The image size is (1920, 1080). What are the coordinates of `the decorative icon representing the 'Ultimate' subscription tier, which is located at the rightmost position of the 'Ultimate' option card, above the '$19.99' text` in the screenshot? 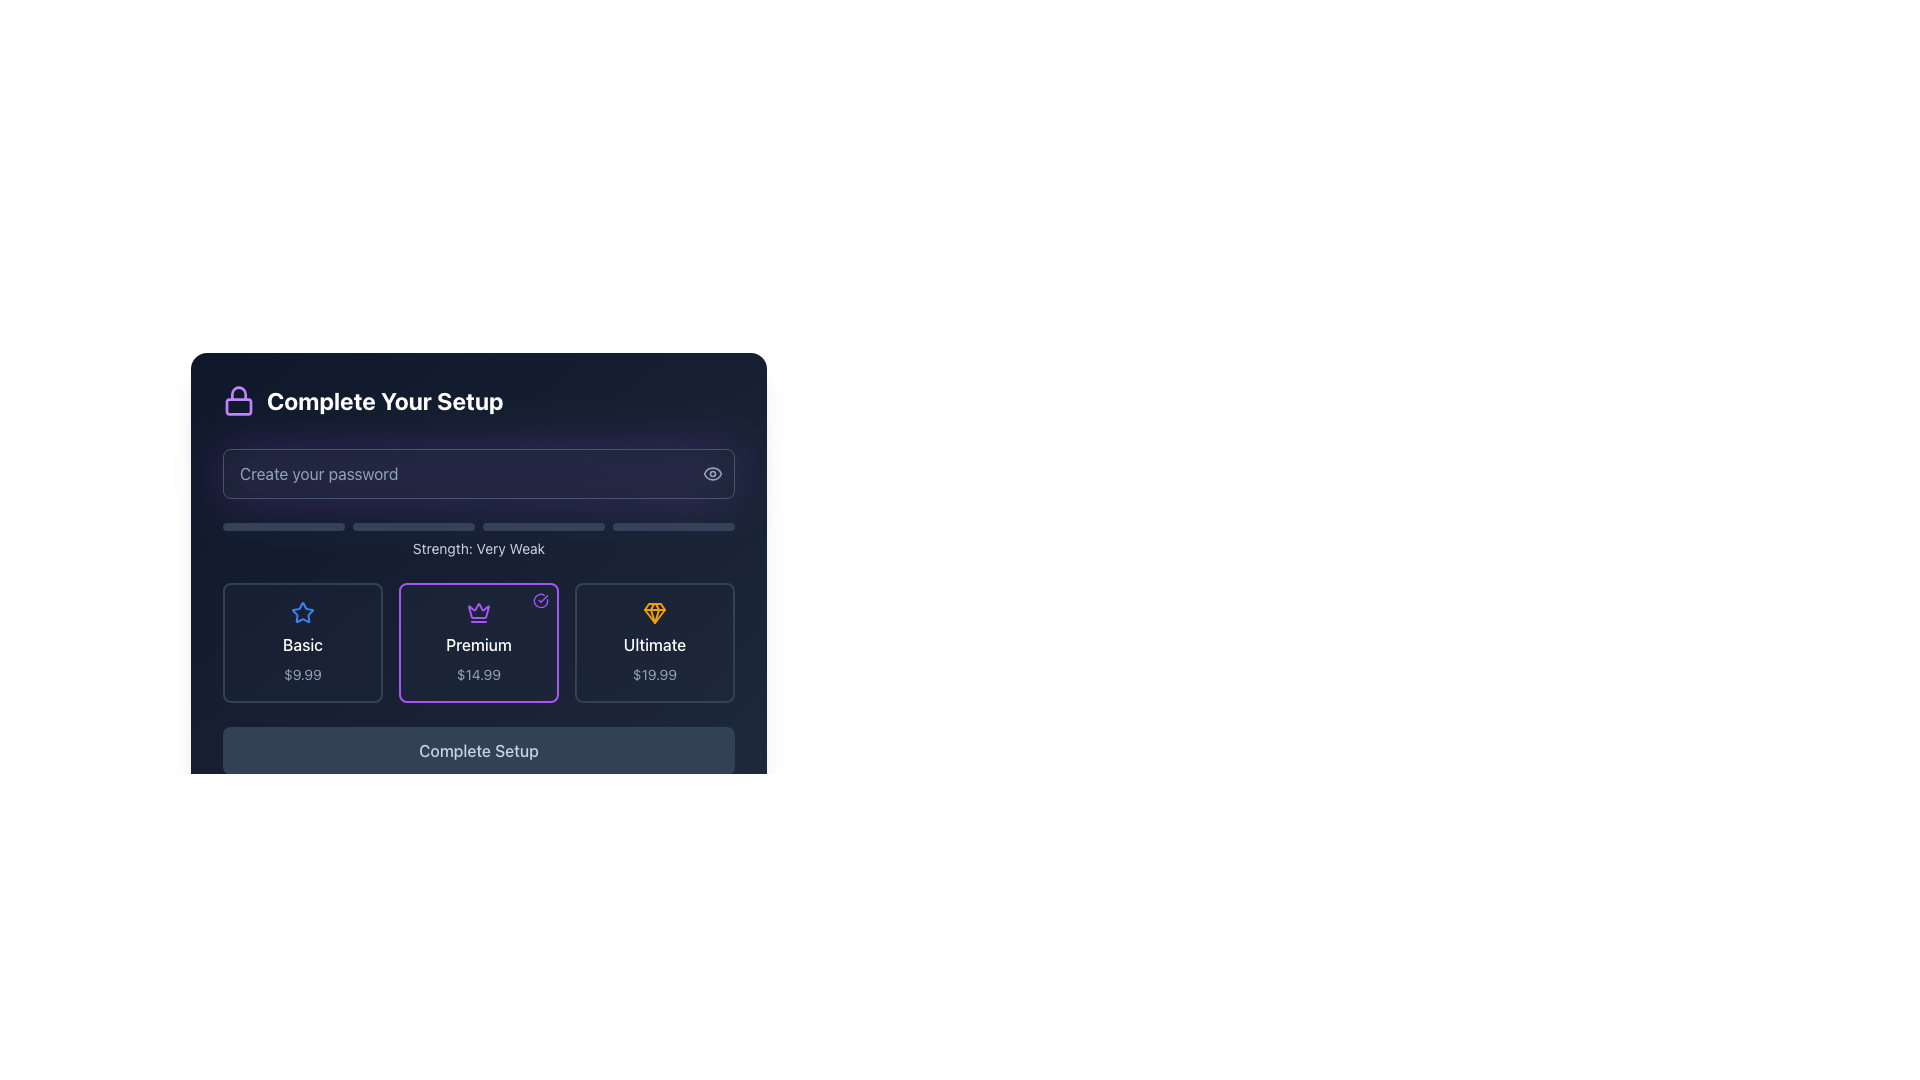 It's located at (654, 612).